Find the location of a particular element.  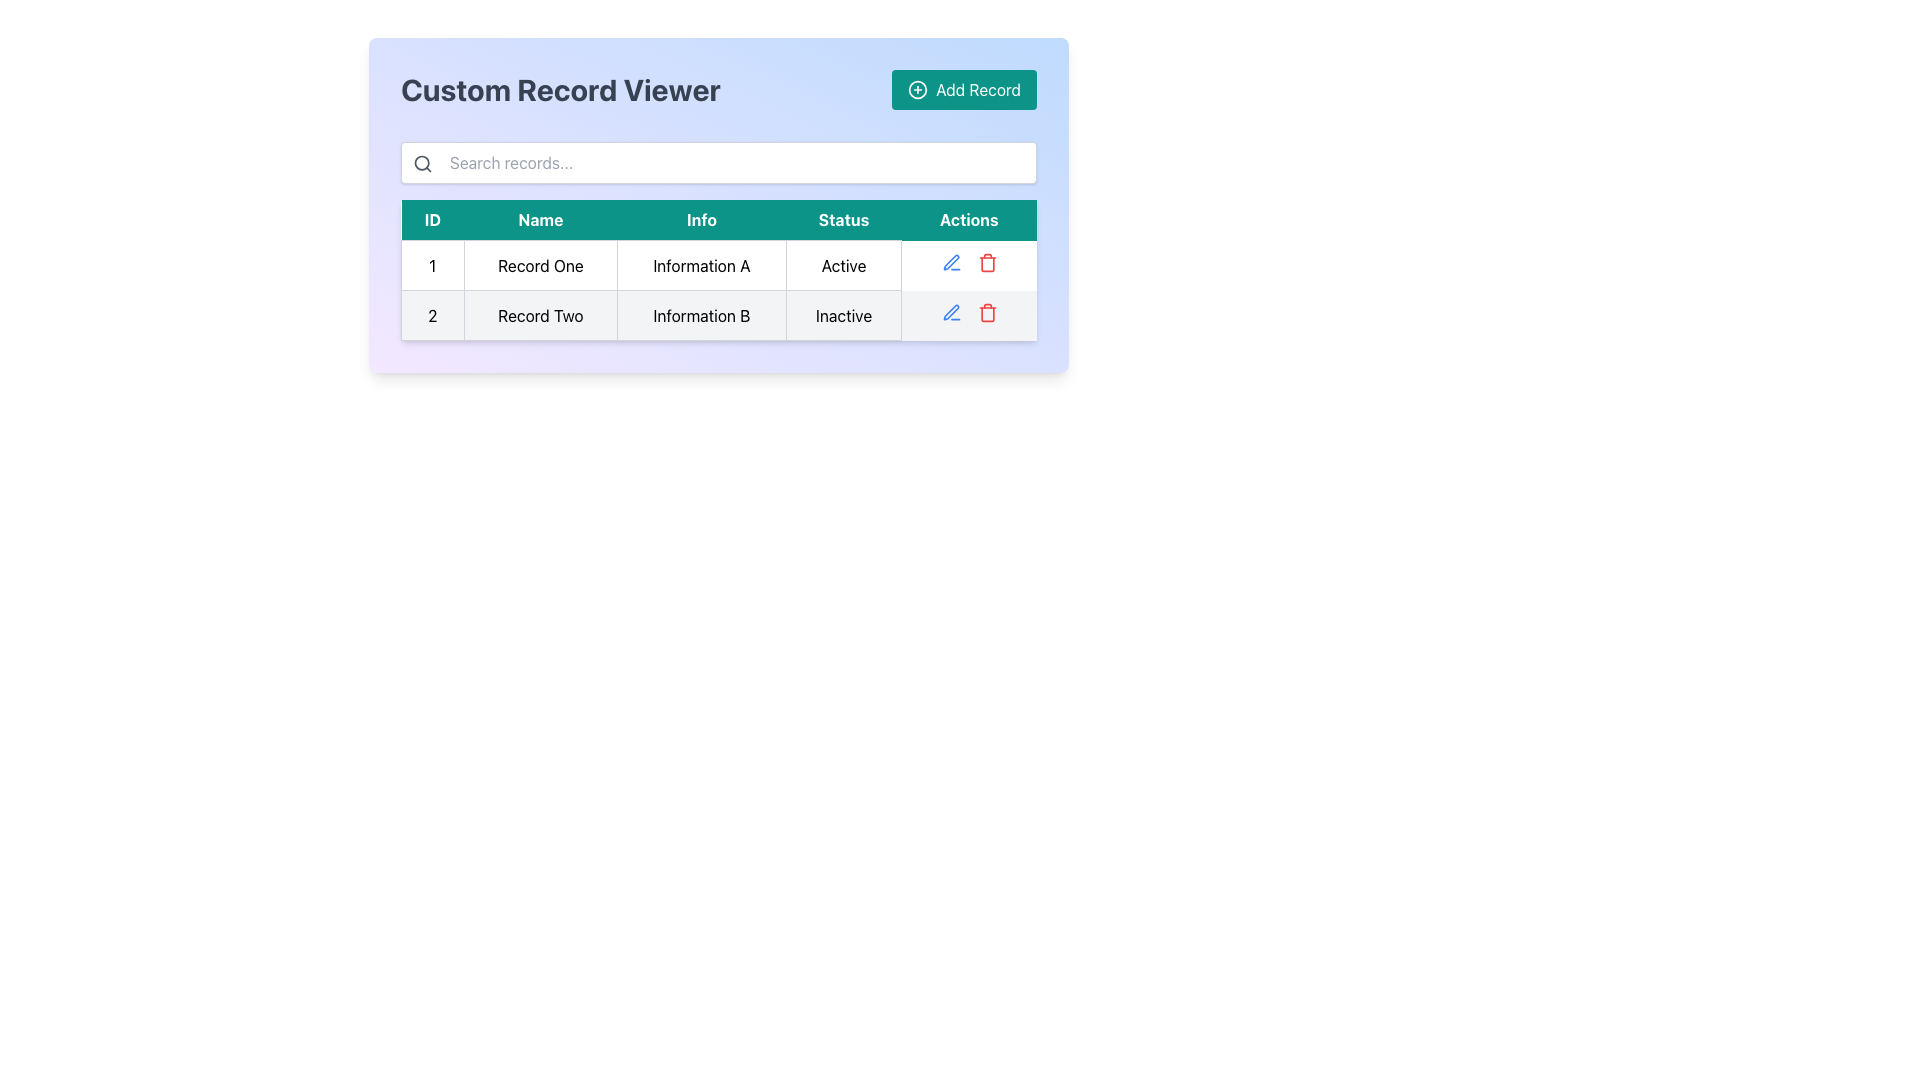

the Text Label that displays the current status as 'Inactive' in the fourth column of the second row of the table located beneath the search bar in the 'Custom Record Viewer' section is located at coordinates (844, 315).